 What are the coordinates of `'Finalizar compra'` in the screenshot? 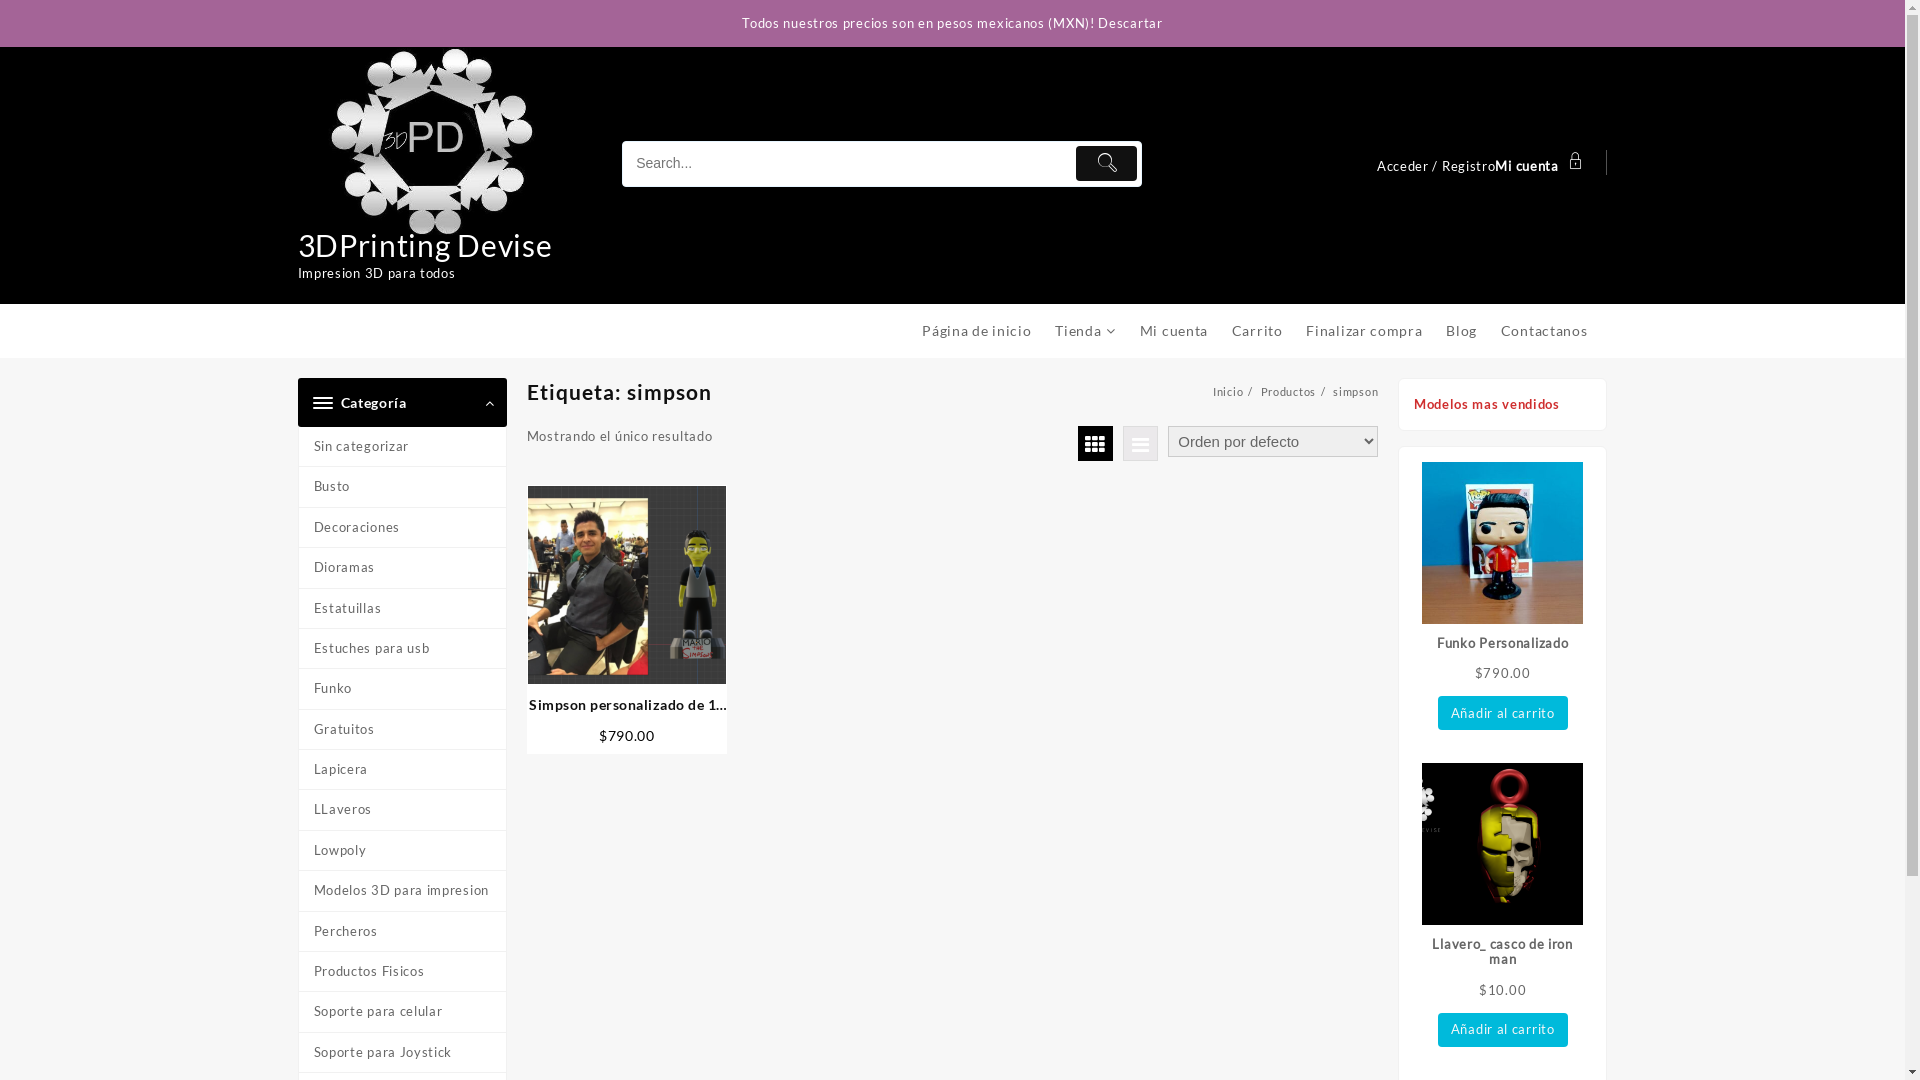 It's located at (1372, 329).